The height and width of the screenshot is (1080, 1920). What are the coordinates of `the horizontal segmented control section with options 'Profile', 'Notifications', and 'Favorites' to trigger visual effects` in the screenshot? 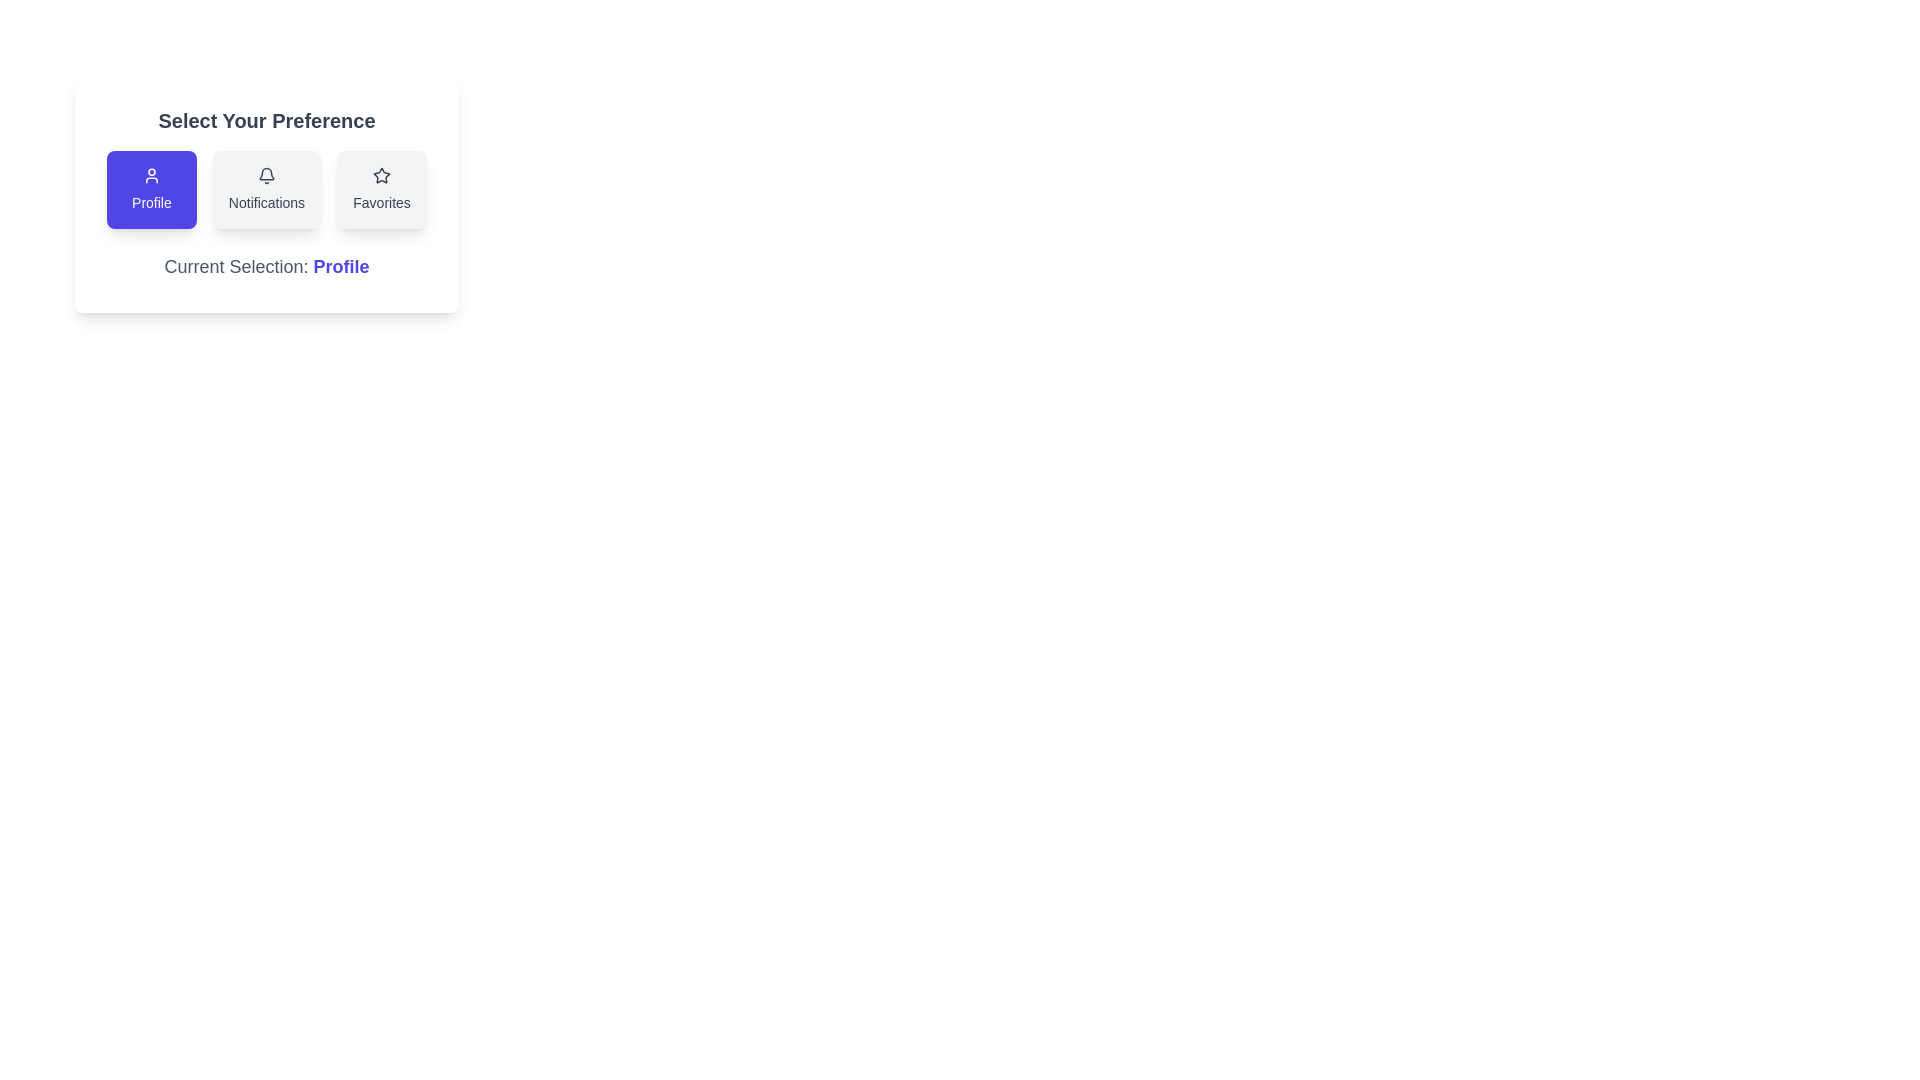 It's located at (266, 189).